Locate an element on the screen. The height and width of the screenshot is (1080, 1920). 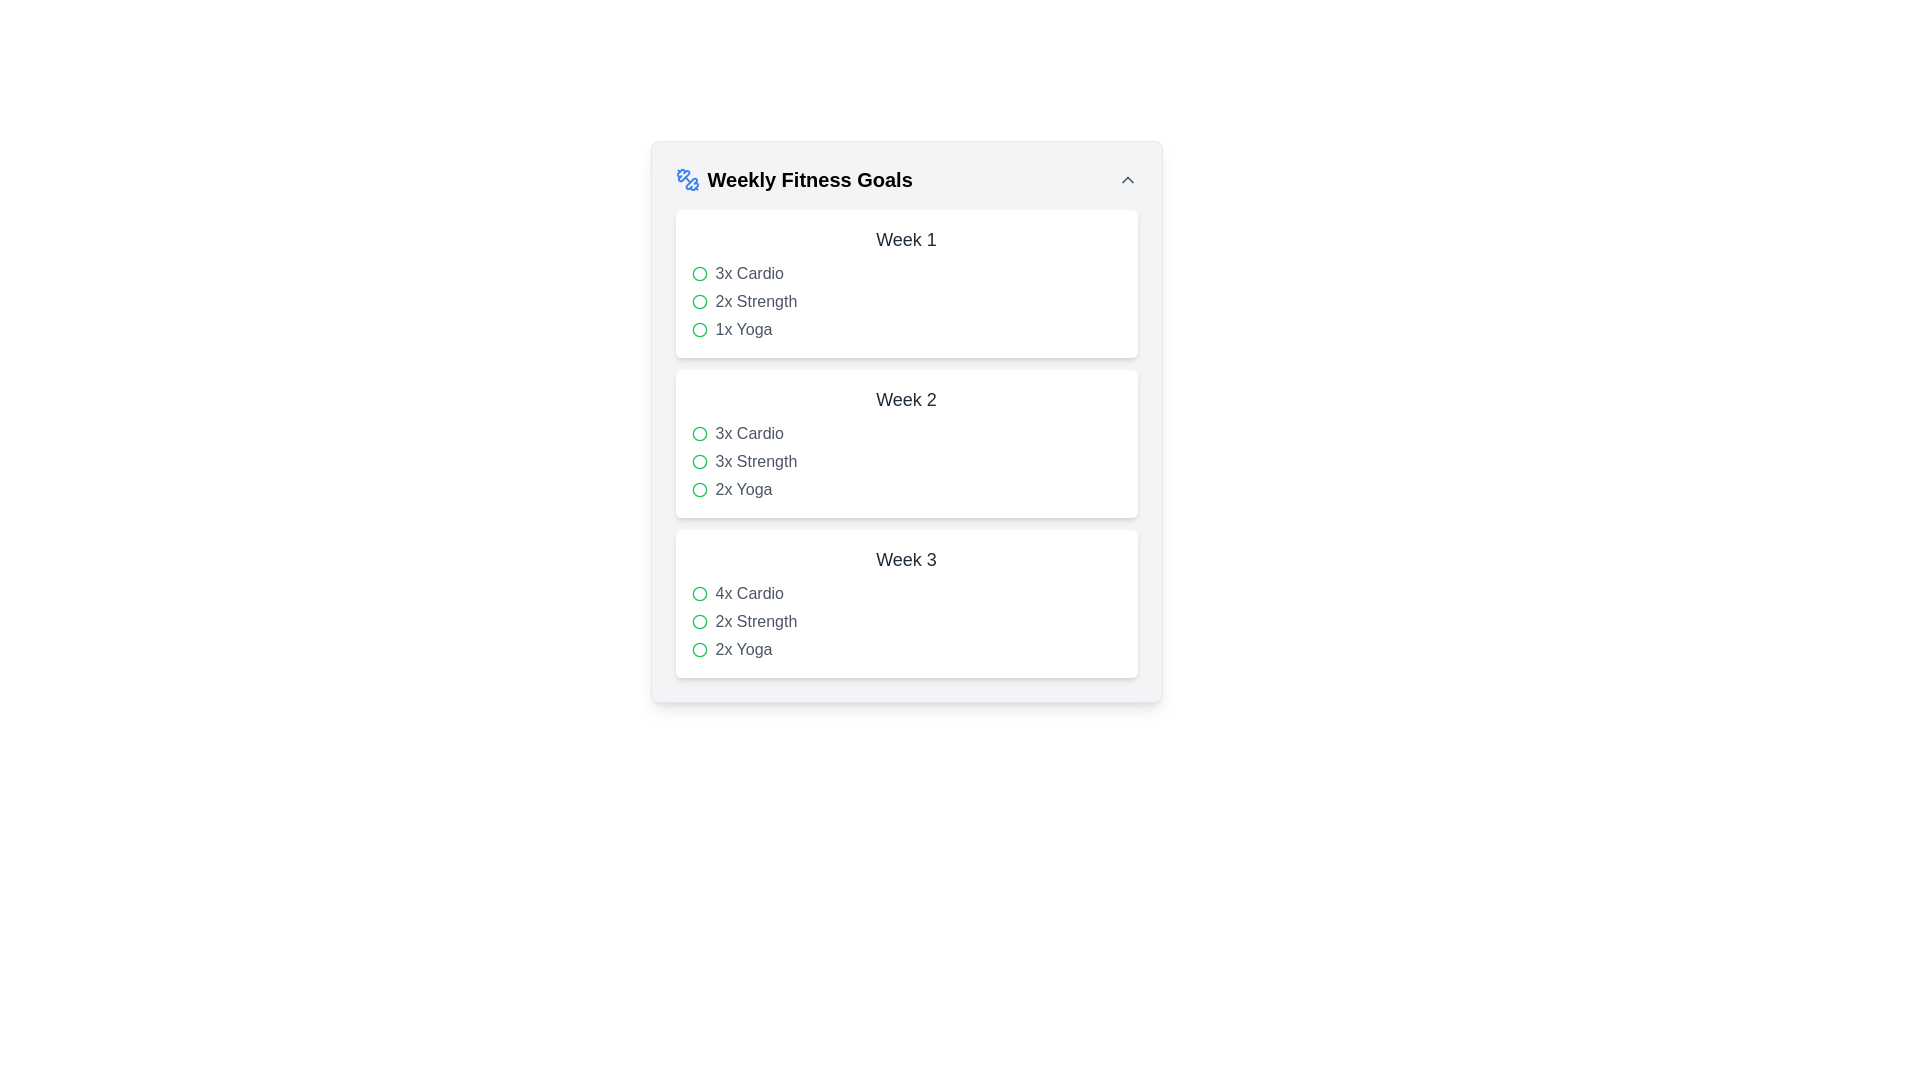
the small circle icon with a green border next to the text '2x Yoga' in the 'Week 2' section of fitness goals is located at coordinates (699, 489).